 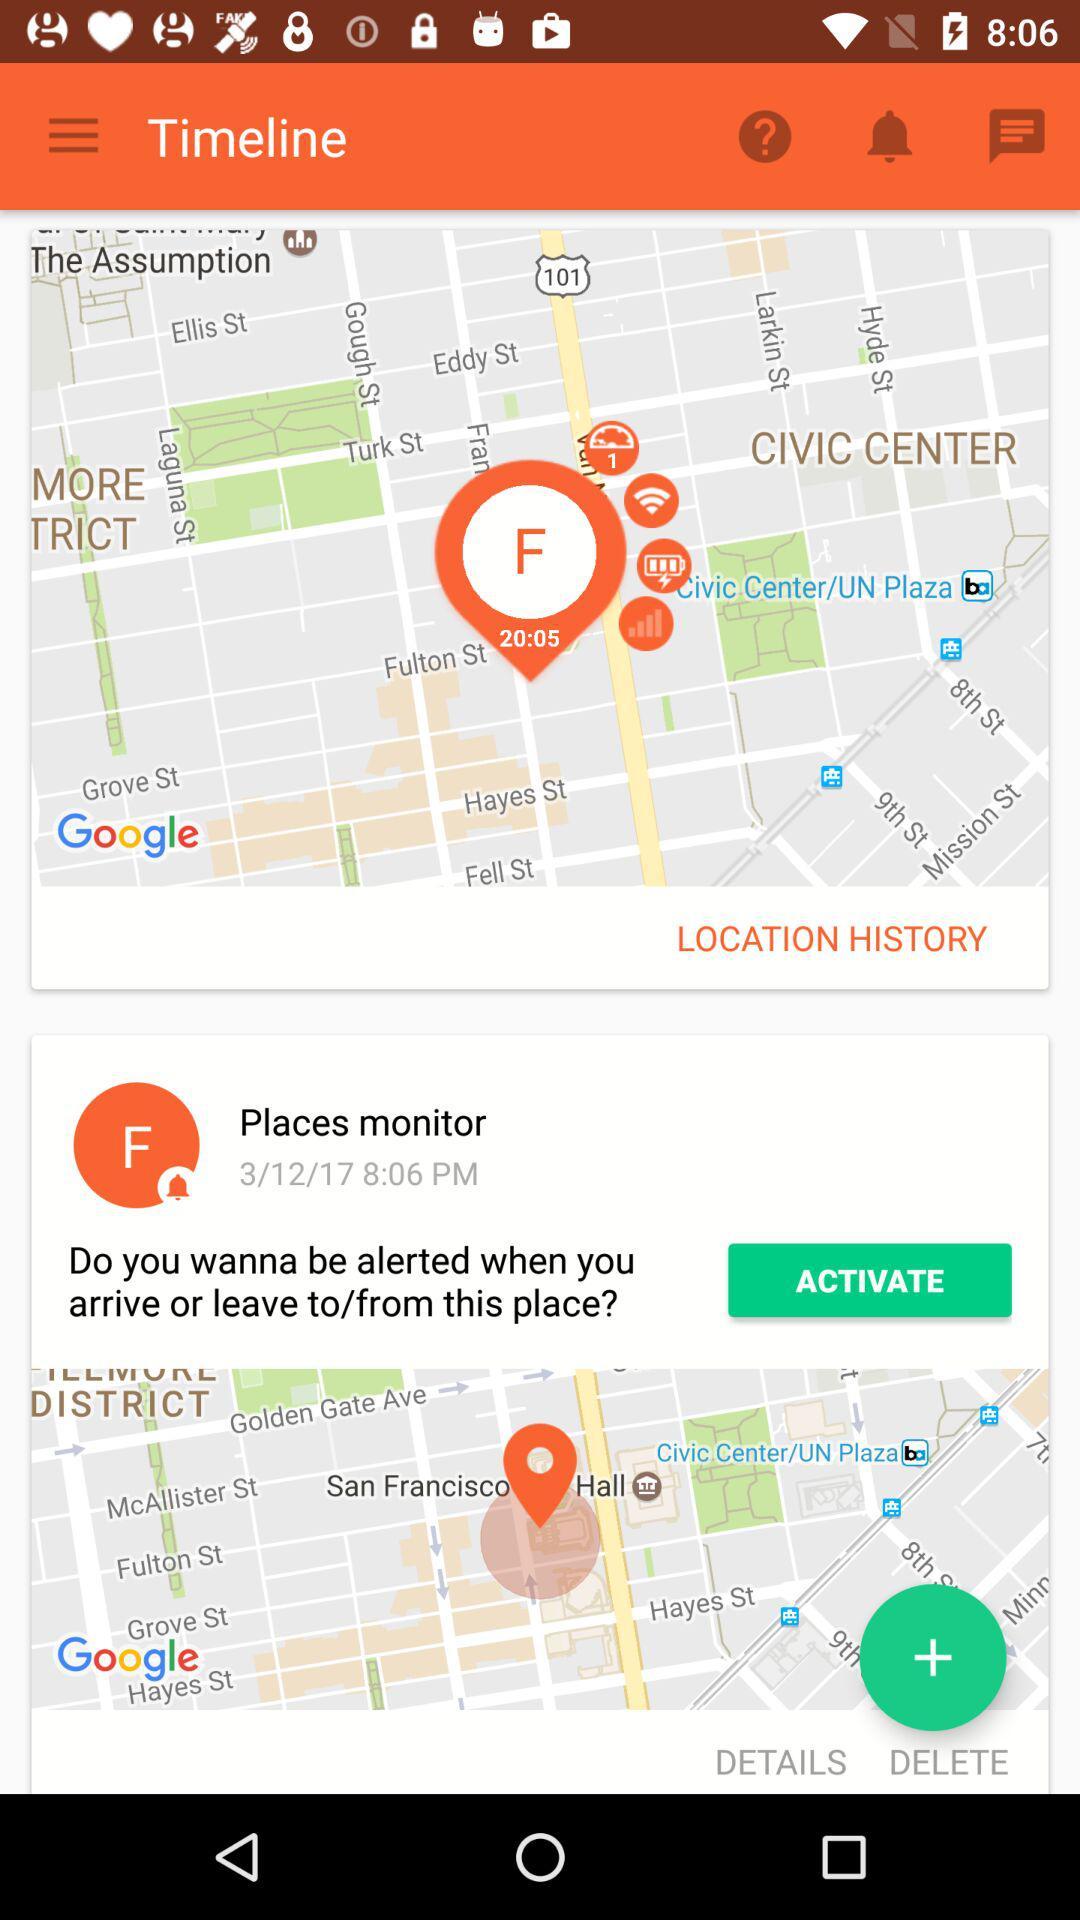 What do you see at coordinates (135, 1145) in the screenshot?
I see `the icon next to places monitor item` at bounding box center [135, 1145].